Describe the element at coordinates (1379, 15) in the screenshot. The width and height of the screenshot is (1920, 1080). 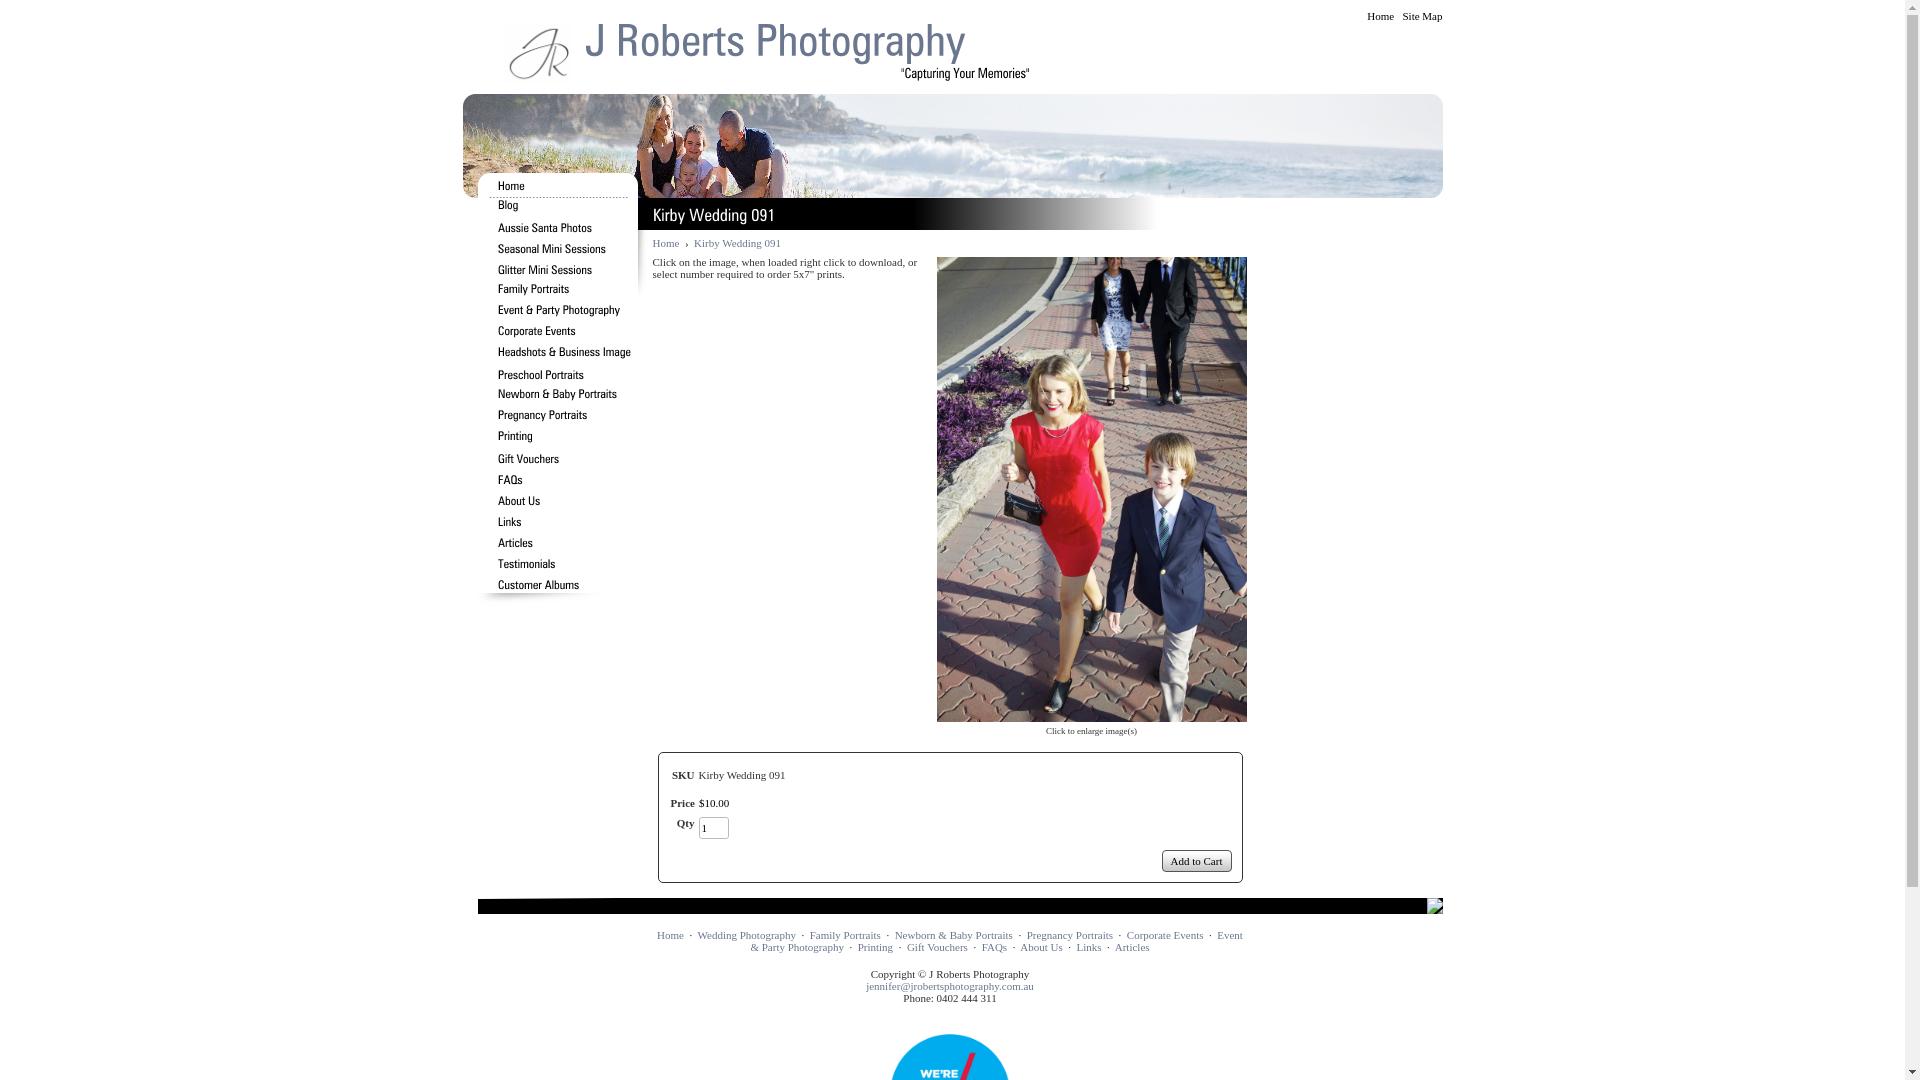
I see `'Home'` at that location.